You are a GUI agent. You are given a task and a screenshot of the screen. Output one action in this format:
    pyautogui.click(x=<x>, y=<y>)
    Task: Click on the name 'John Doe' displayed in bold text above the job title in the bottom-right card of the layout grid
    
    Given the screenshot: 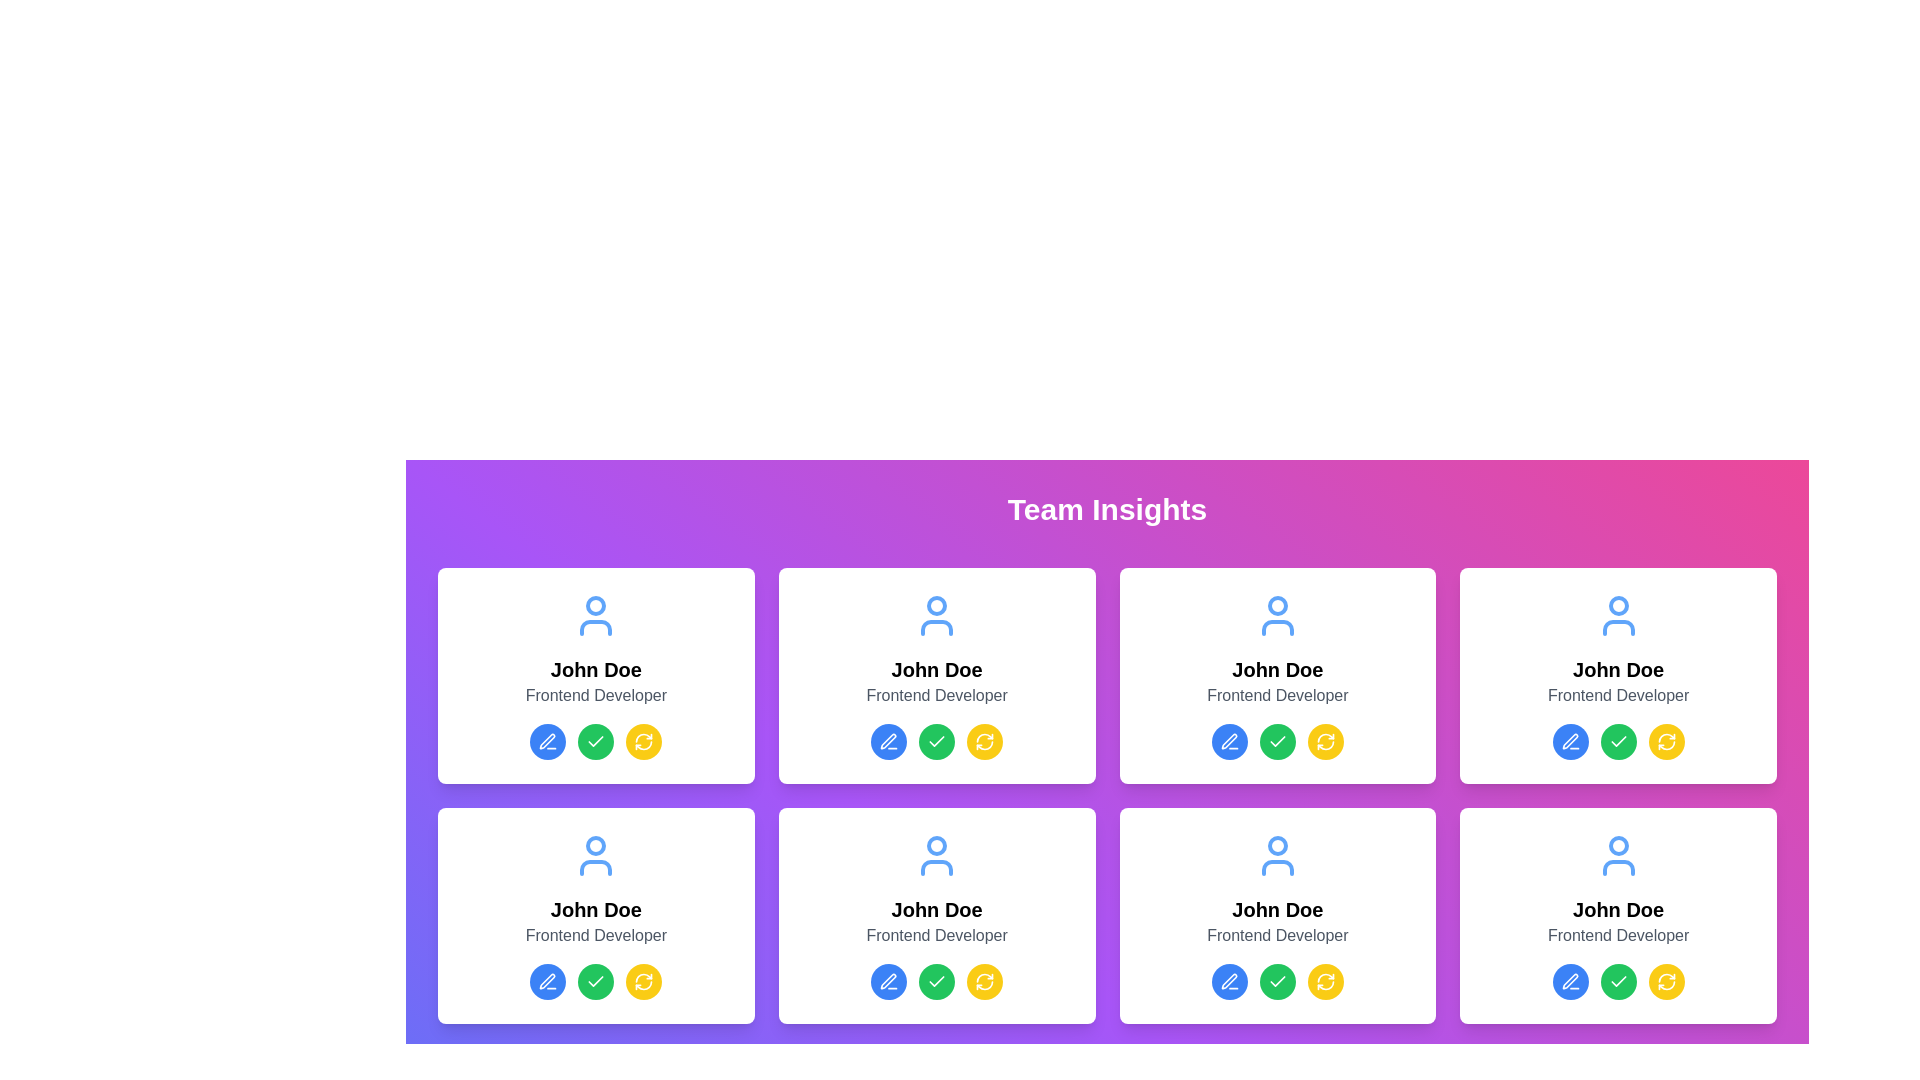 What is the action you would take?
    pyautogui.click(x=1276, y=910)
    